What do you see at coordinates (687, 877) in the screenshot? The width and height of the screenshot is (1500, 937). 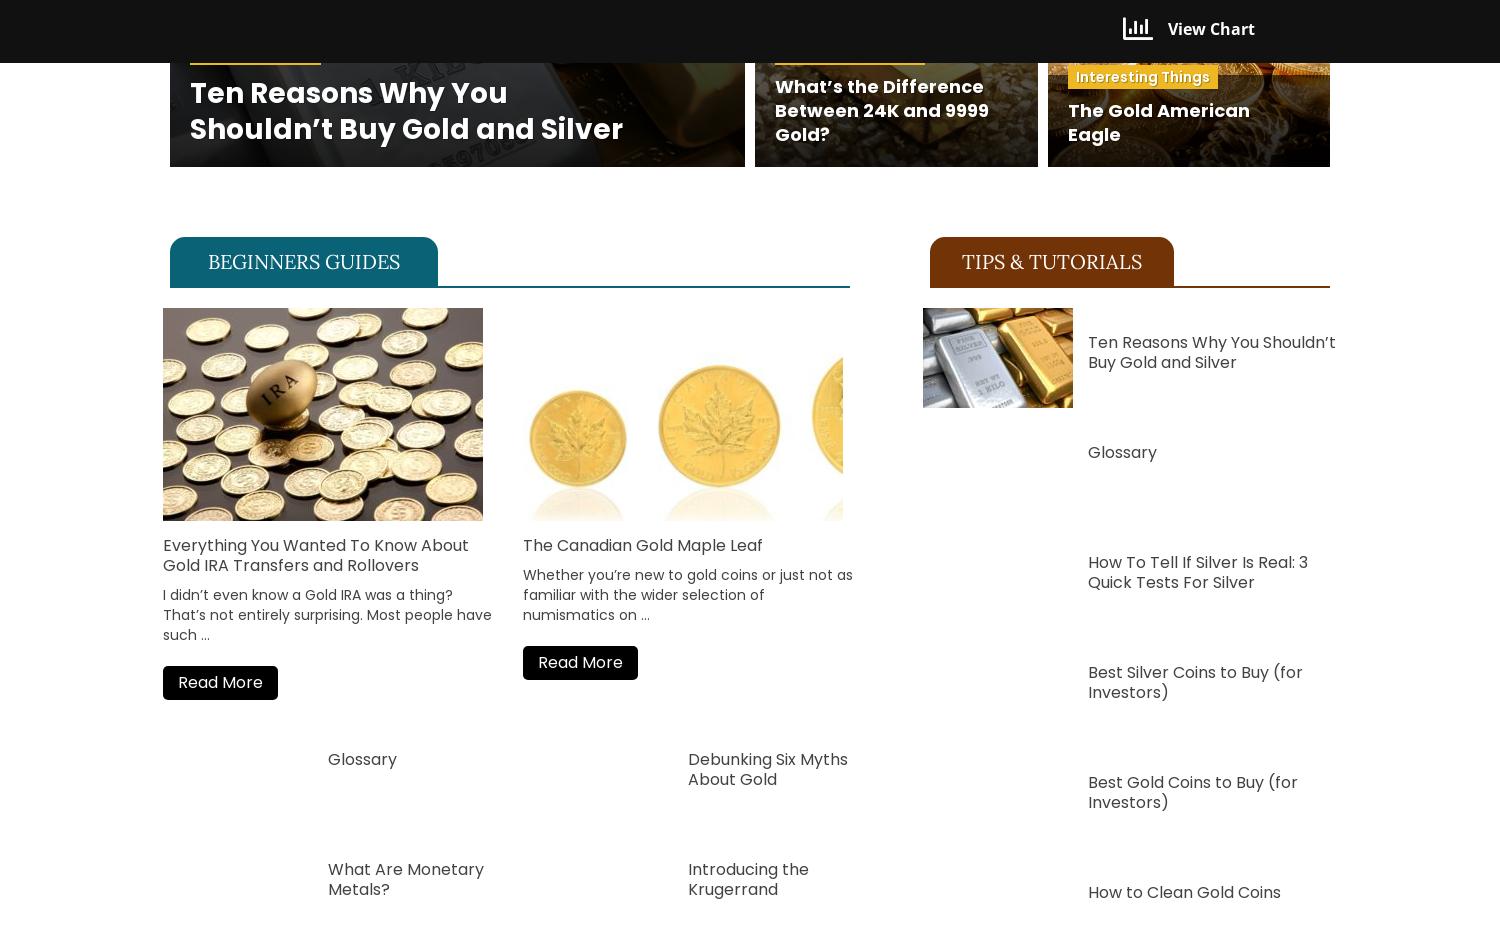 I see `'Introducing the Krugerrand'` at bounding box center [687, 877].